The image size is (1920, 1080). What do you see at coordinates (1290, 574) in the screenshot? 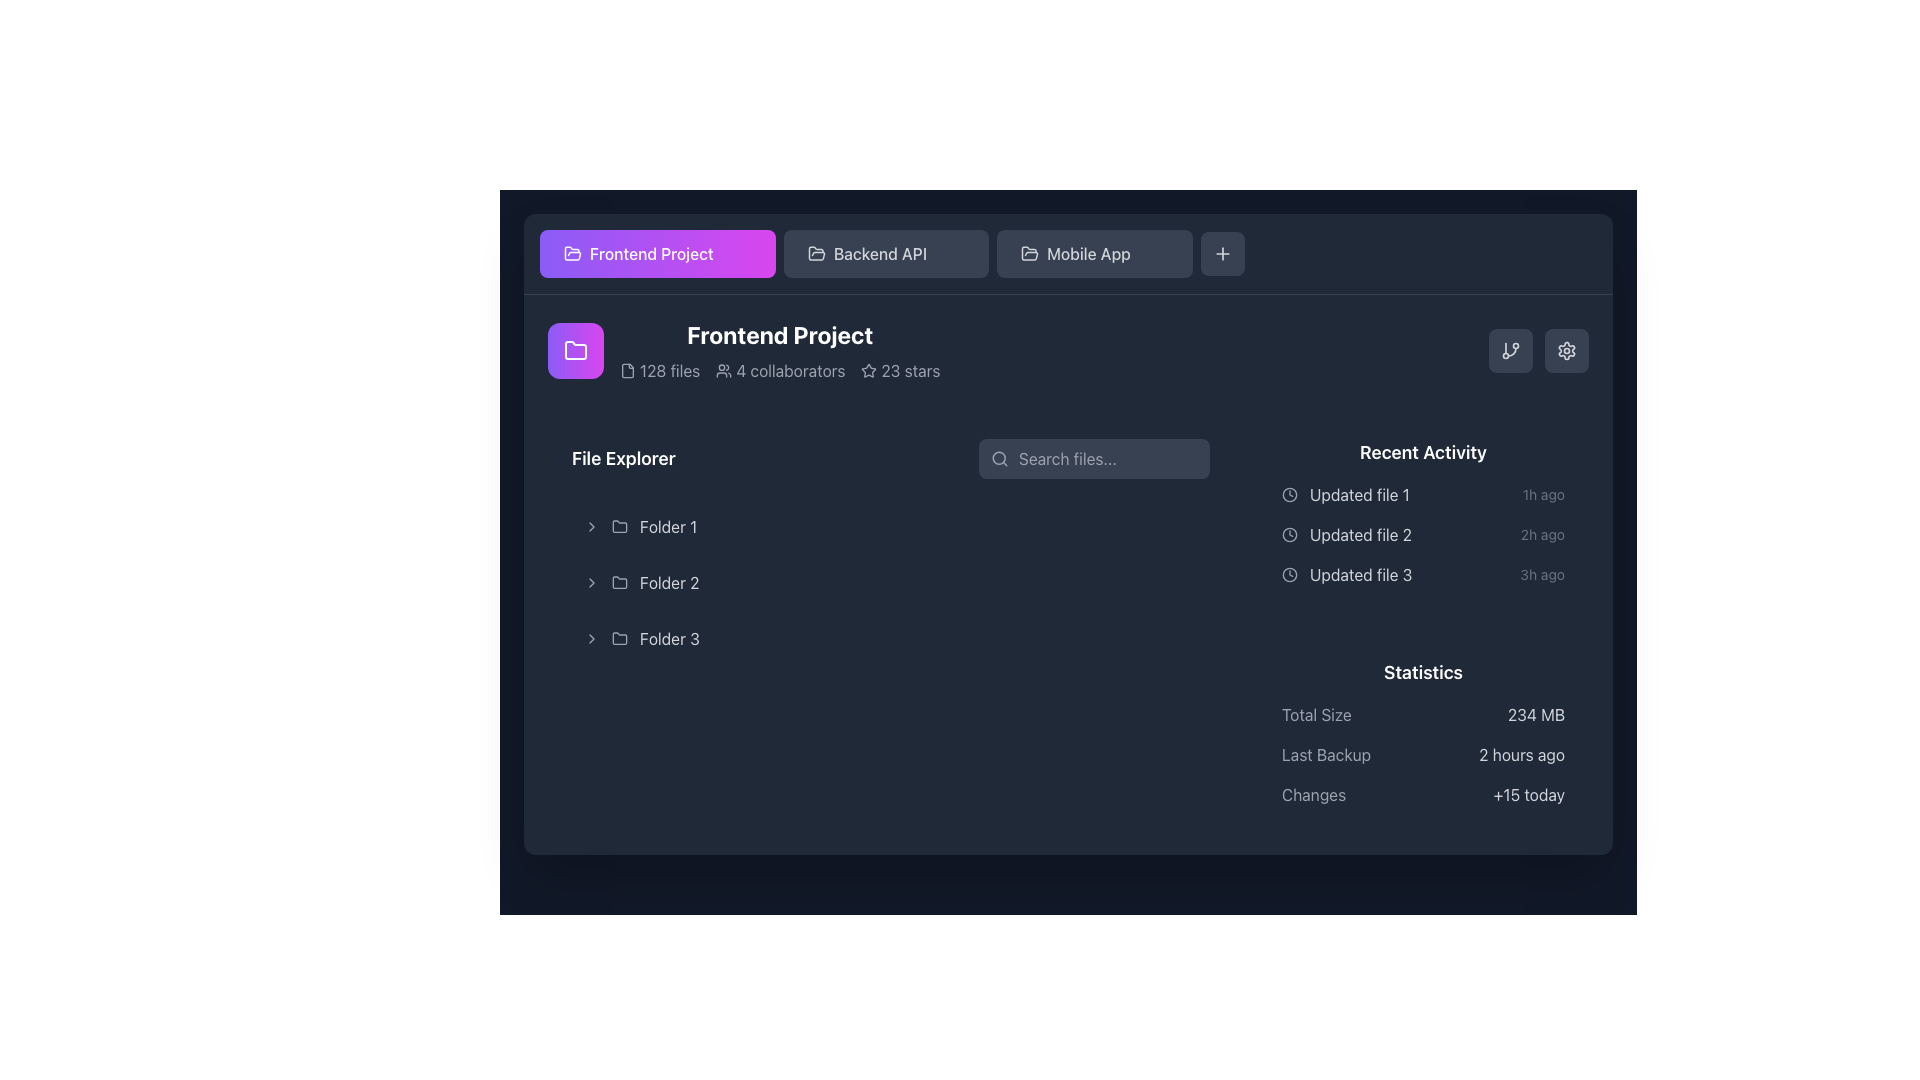
I see `the time icon that indicates the timestamp of a file update, which is located to the left of the text 'Updated file 3'` at bounding box center [1290, 574].